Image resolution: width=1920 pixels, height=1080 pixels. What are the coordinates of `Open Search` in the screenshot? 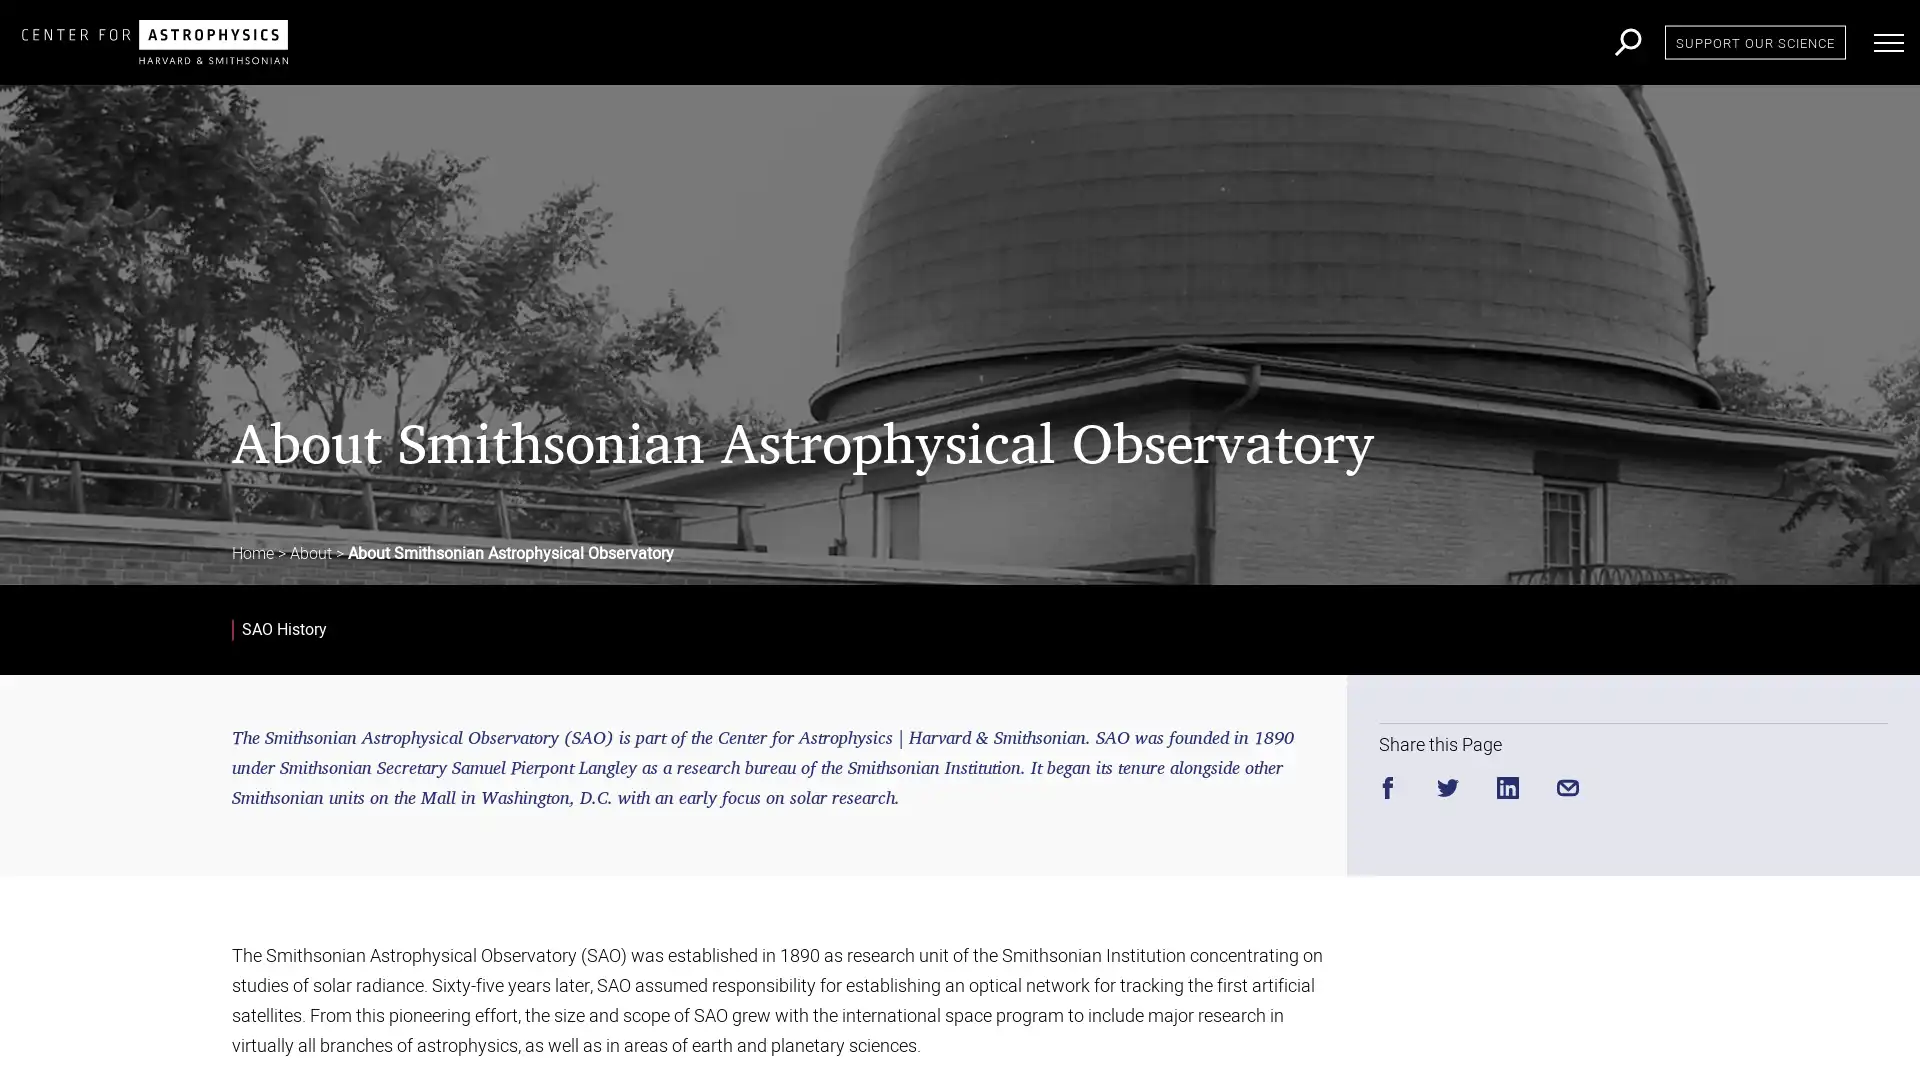 It's located at (1628, 42).